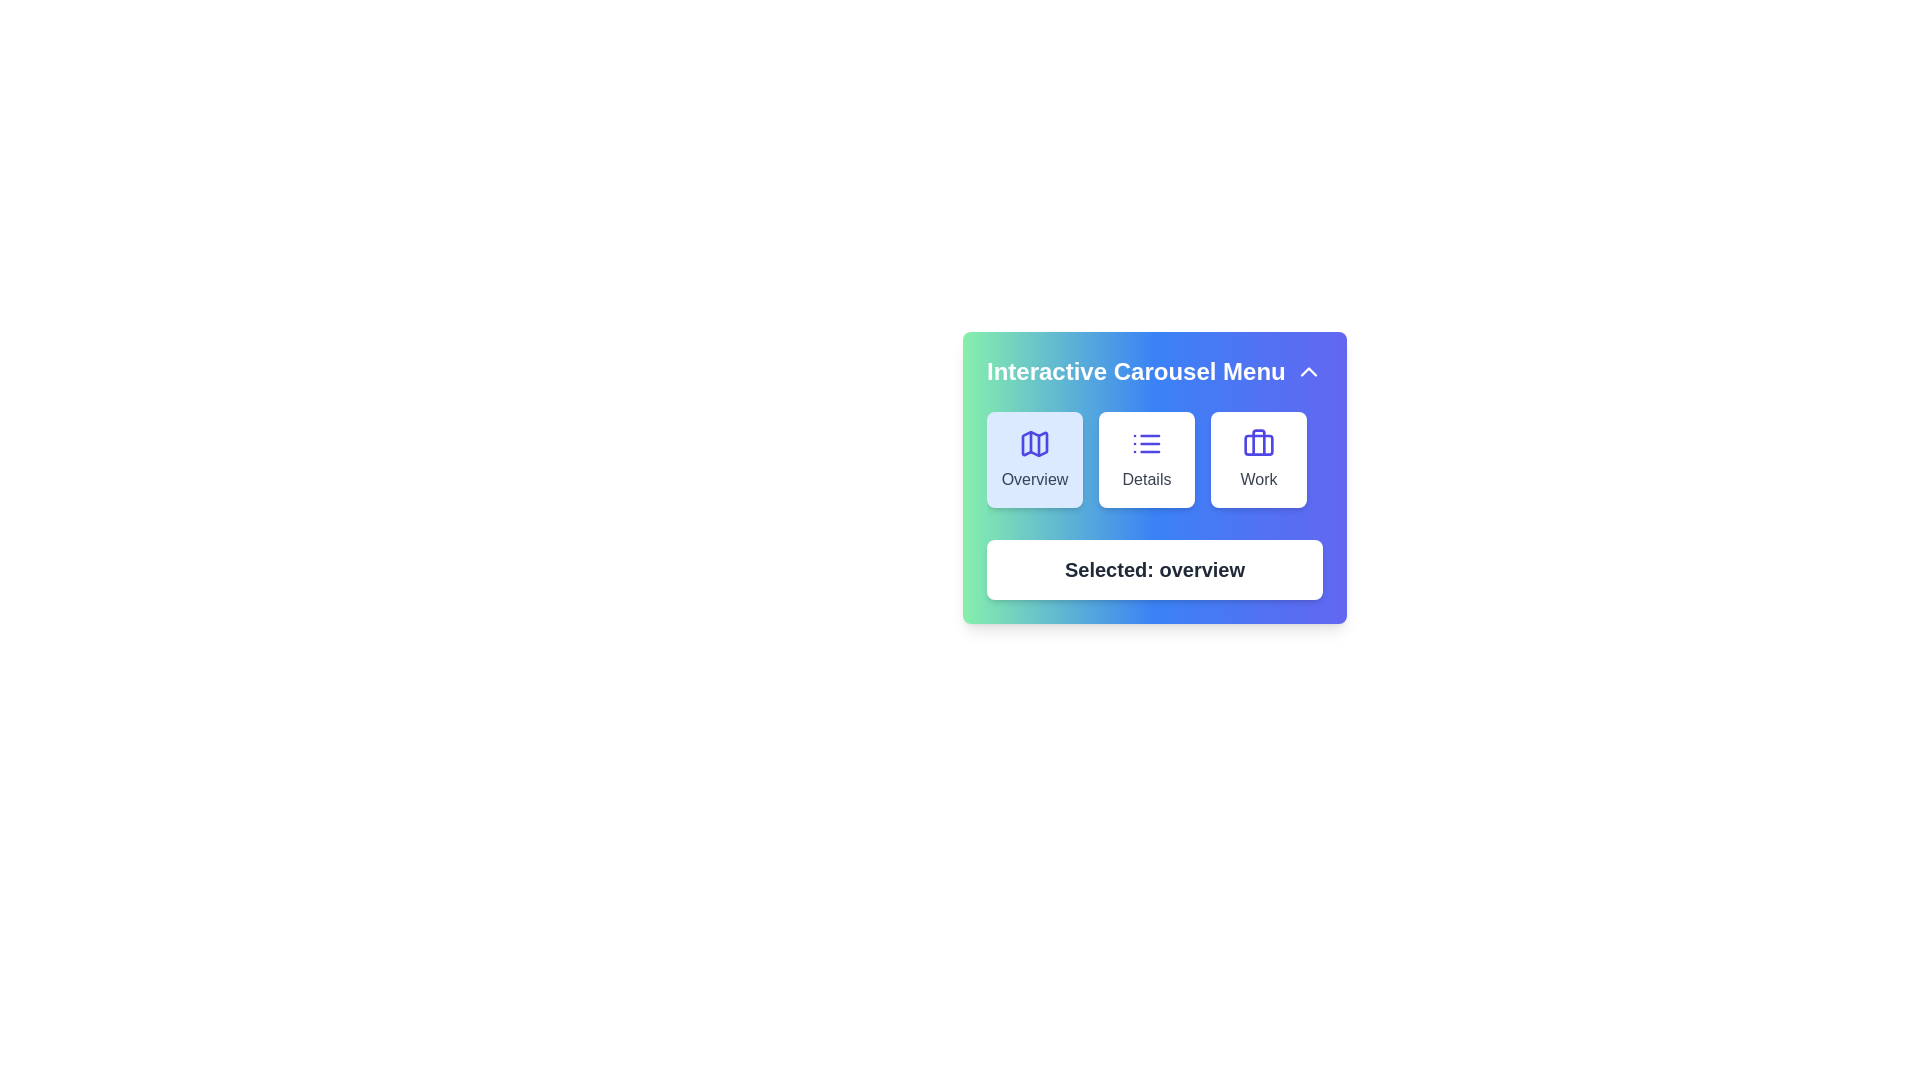  I want to click on the slide labeled Details from the carousel, so click(1147, 459).